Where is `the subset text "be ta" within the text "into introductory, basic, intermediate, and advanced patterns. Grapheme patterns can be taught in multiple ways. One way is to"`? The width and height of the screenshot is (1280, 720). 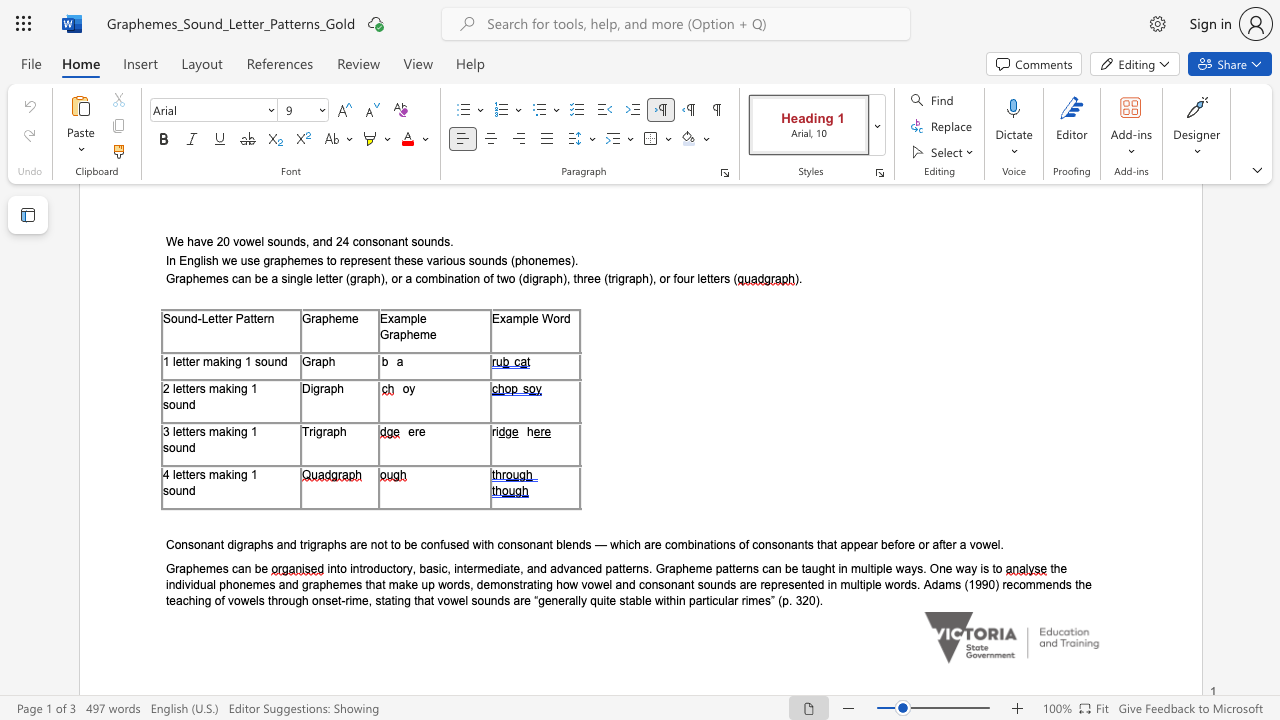 the subset text "be ta" within the text "into introductory, basic, intermediate, and advanced patterns. Grapheme patterns can be taught in multiple ways. One way is to" is located at coordinates (784, 568).